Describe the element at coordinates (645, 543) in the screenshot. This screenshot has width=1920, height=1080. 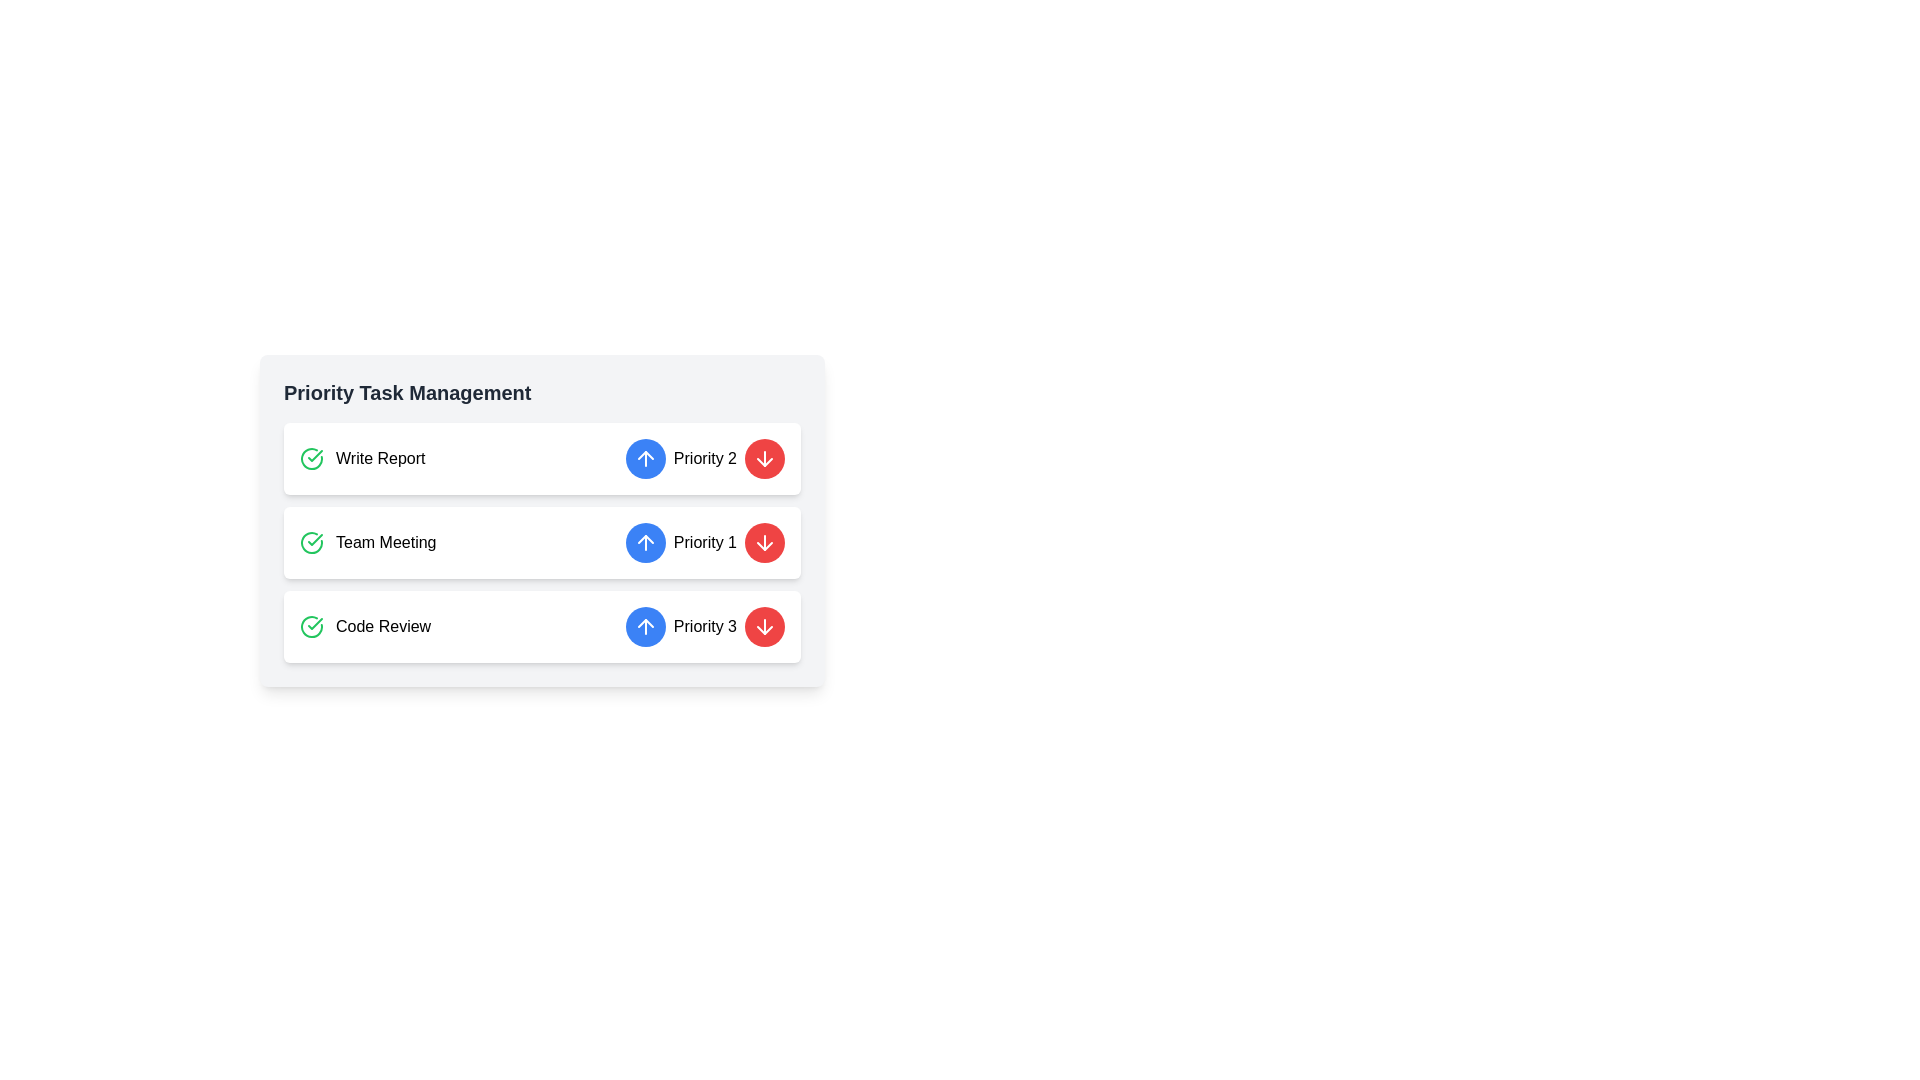
I see `the circular blue button with a white upward-facing arrow icon located to the left of 'Priority 1' and to the right of the 'Team Meeting' task indicator to increase the task priority` at that location.